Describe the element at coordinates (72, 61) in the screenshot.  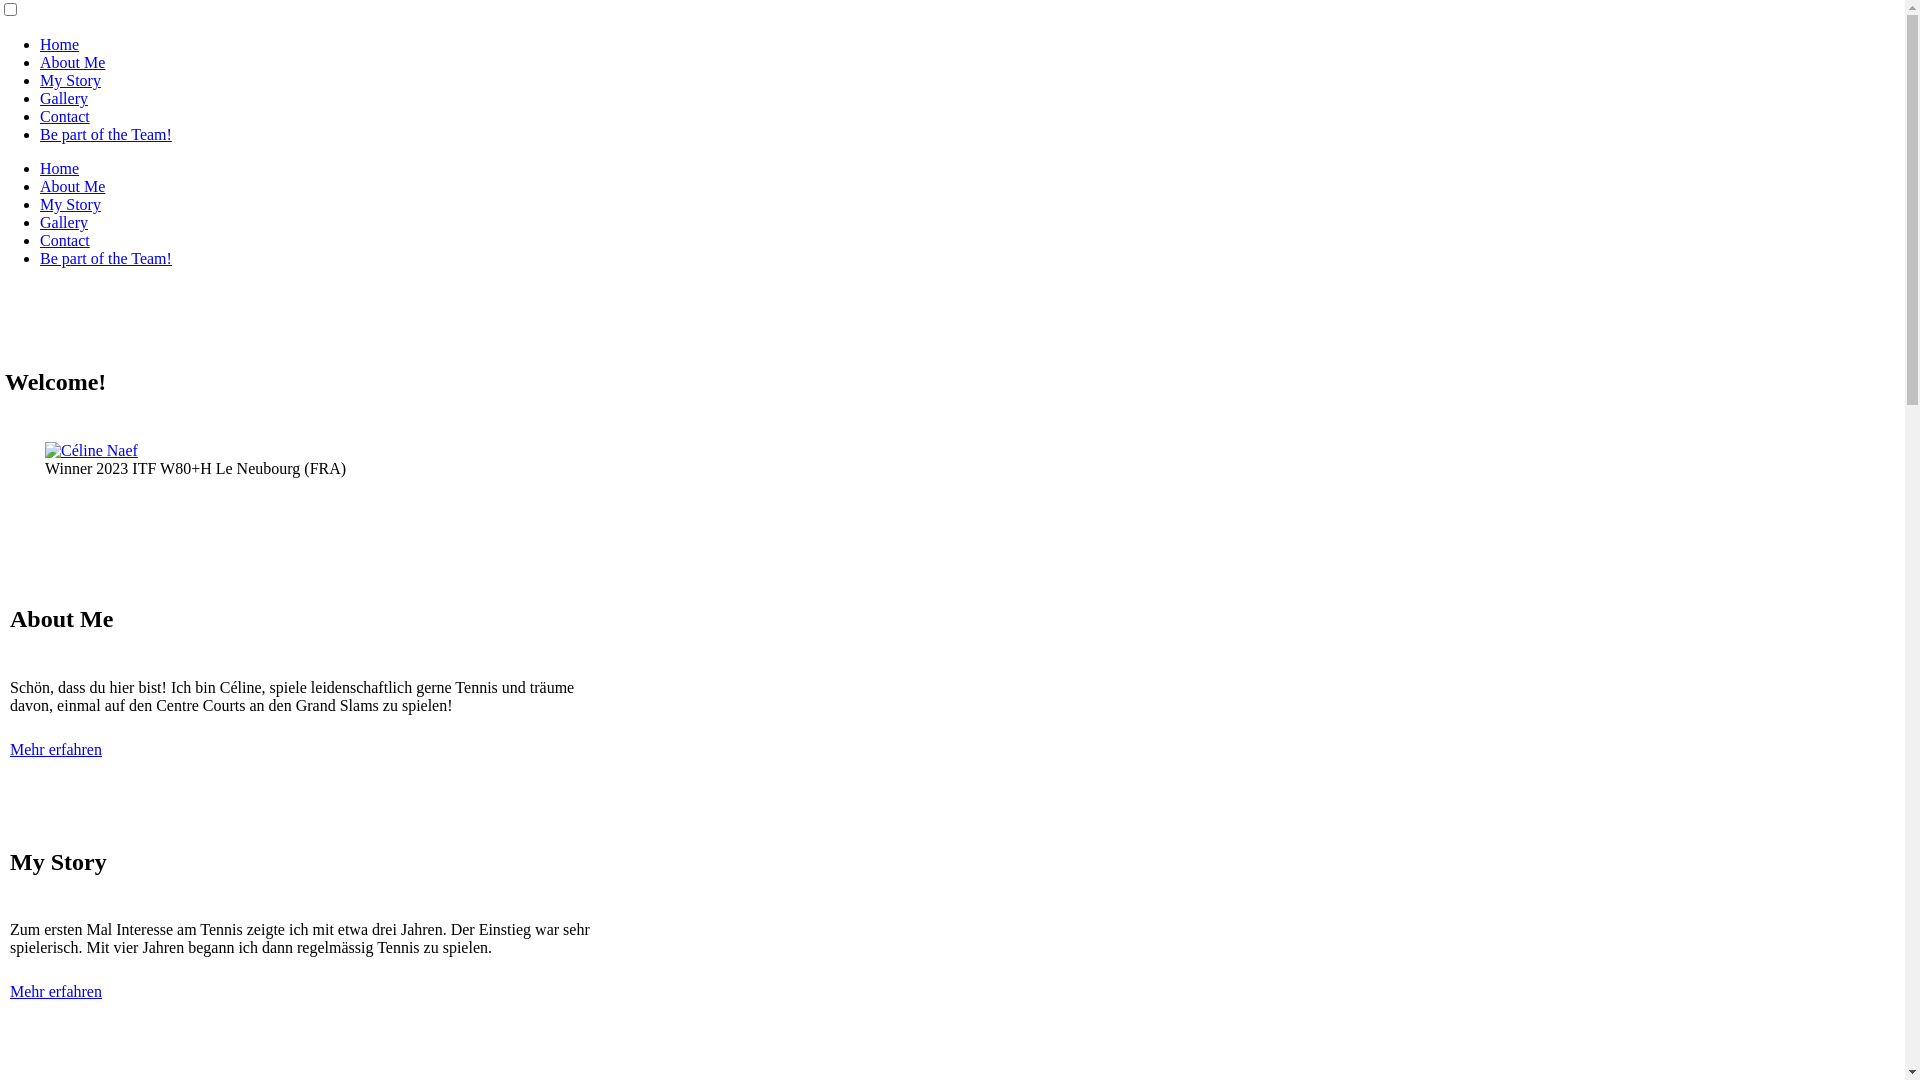
I see `'About Me'` at that location.